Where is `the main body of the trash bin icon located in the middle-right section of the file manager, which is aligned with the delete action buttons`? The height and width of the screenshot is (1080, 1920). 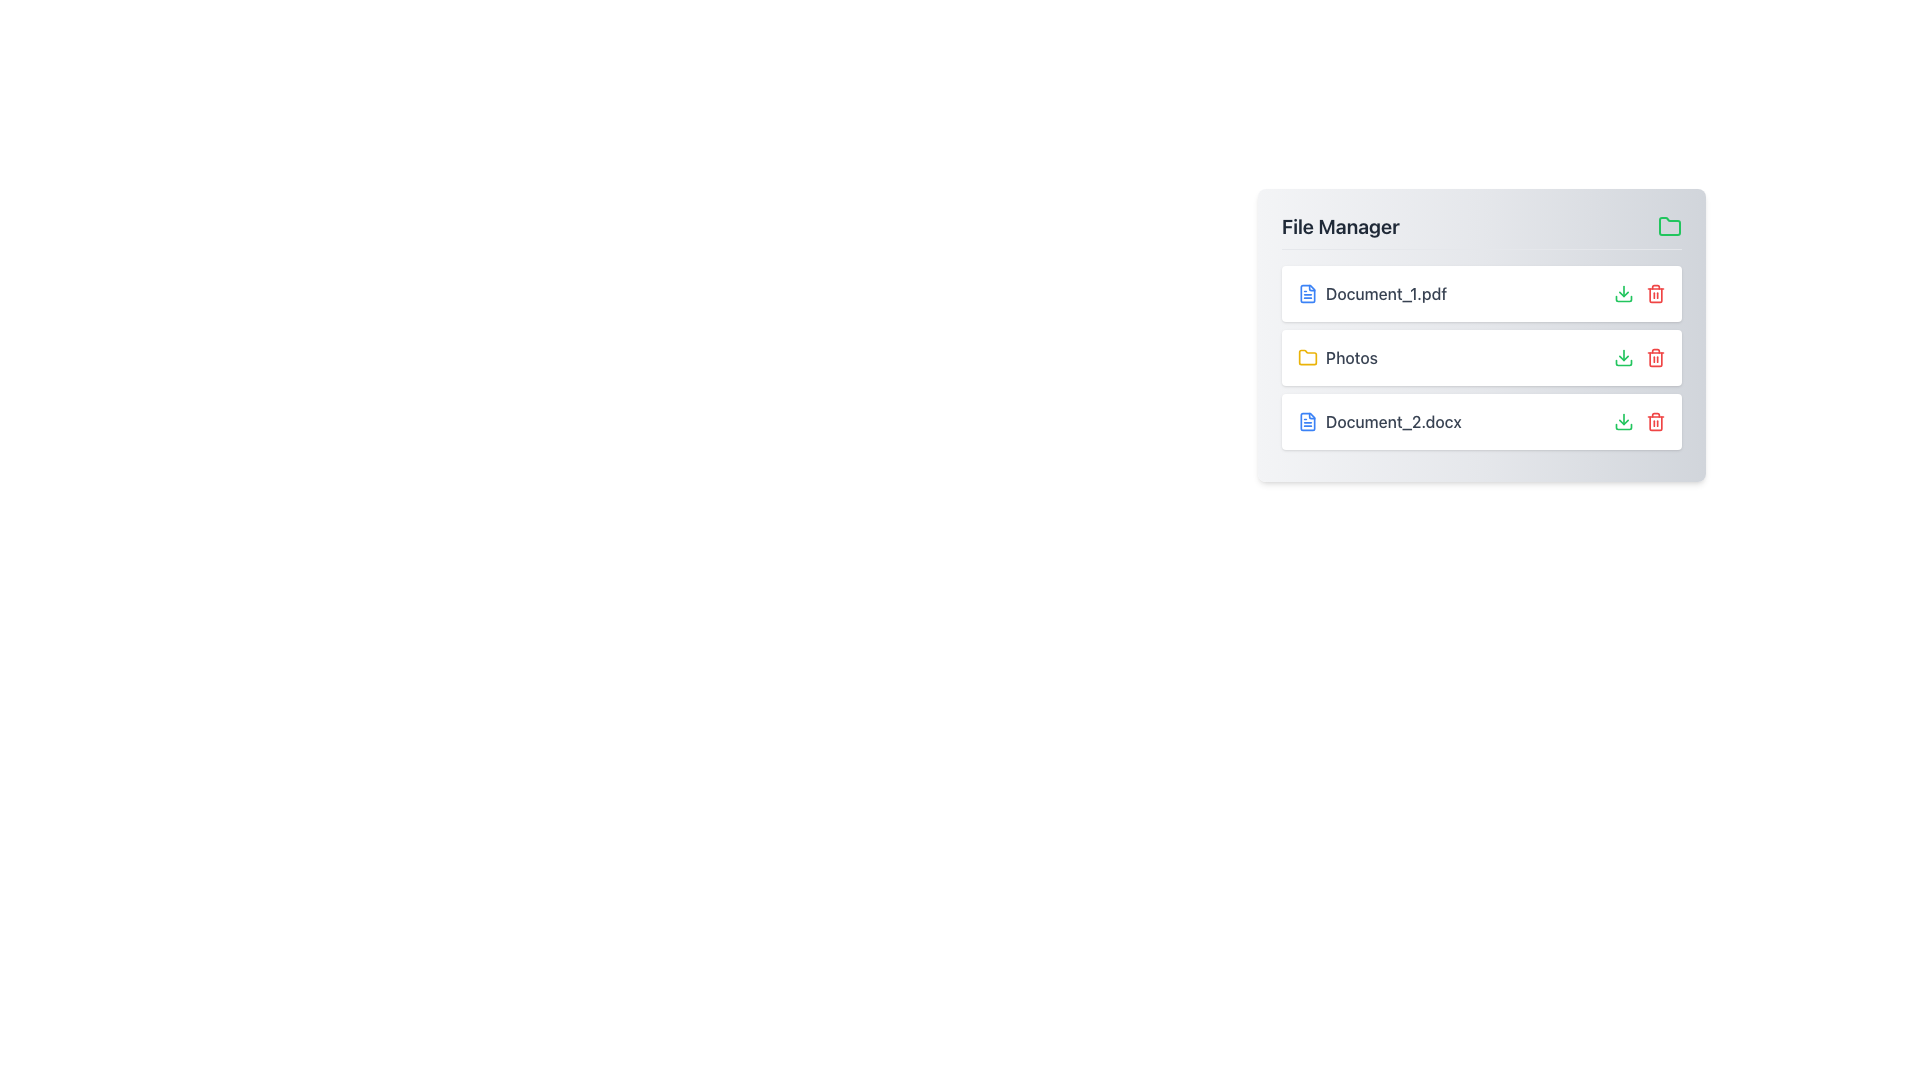
the main body of the trash bin icon located in the middle-right section of the file manager, which is aligned with the delete action buttons is located at coordinates (1656, 357).